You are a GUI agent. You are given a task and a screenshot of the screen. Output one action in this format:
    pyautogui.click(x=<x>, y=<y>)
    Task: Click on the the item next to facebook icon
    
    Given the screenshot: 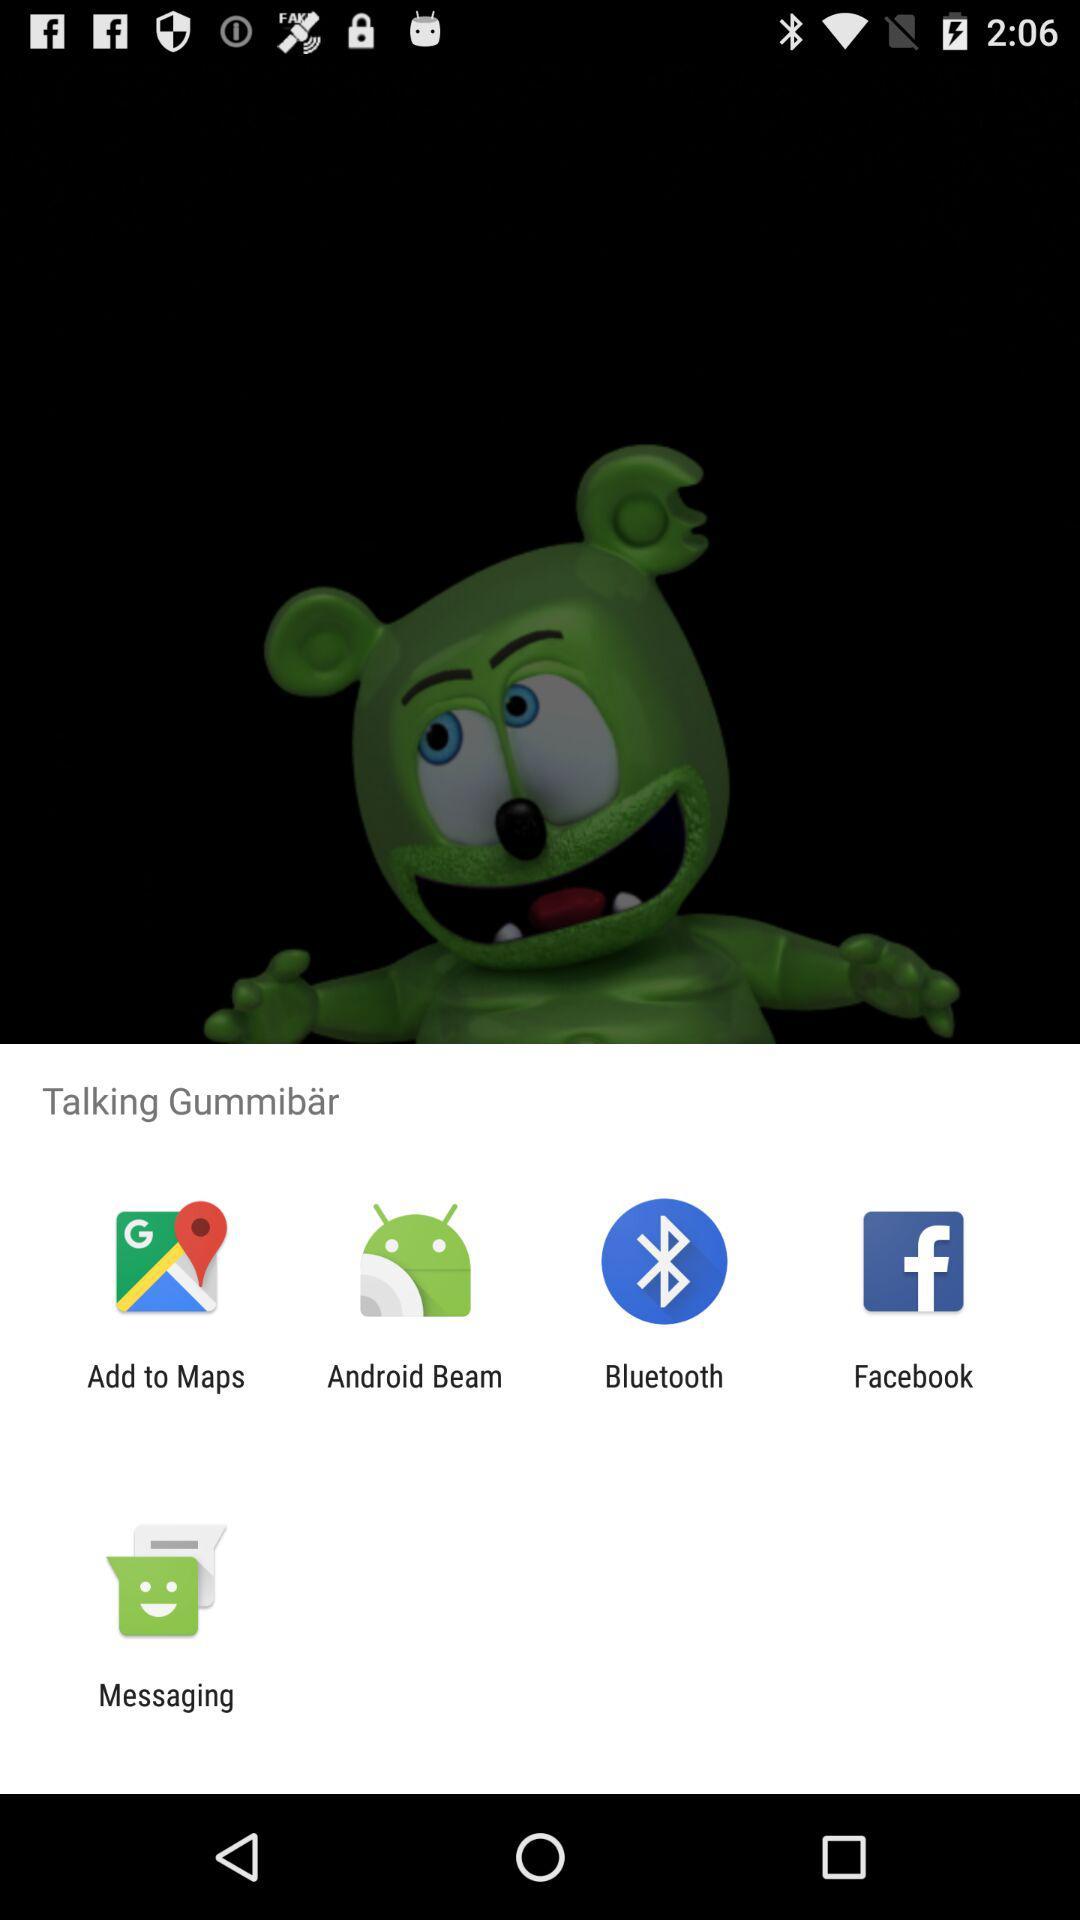 What is the action you would take?
    pyautogui.click(x=664, y=1392)
    